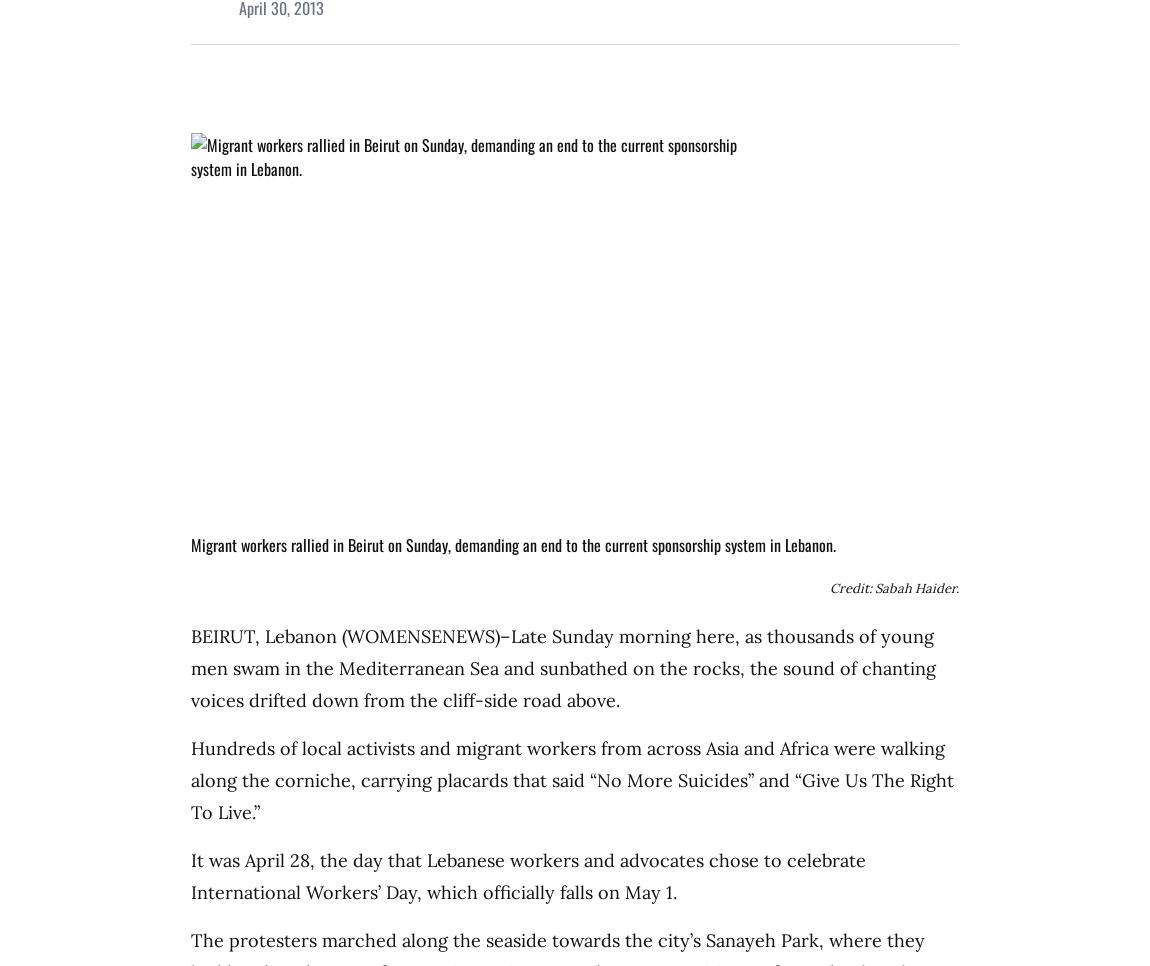 The image size is (1150, 966). I want to click on 'were walking along the corniche, carrying placards that said “No More Suicides” and “Give Us The Right To Live.”', so click(572, 779).